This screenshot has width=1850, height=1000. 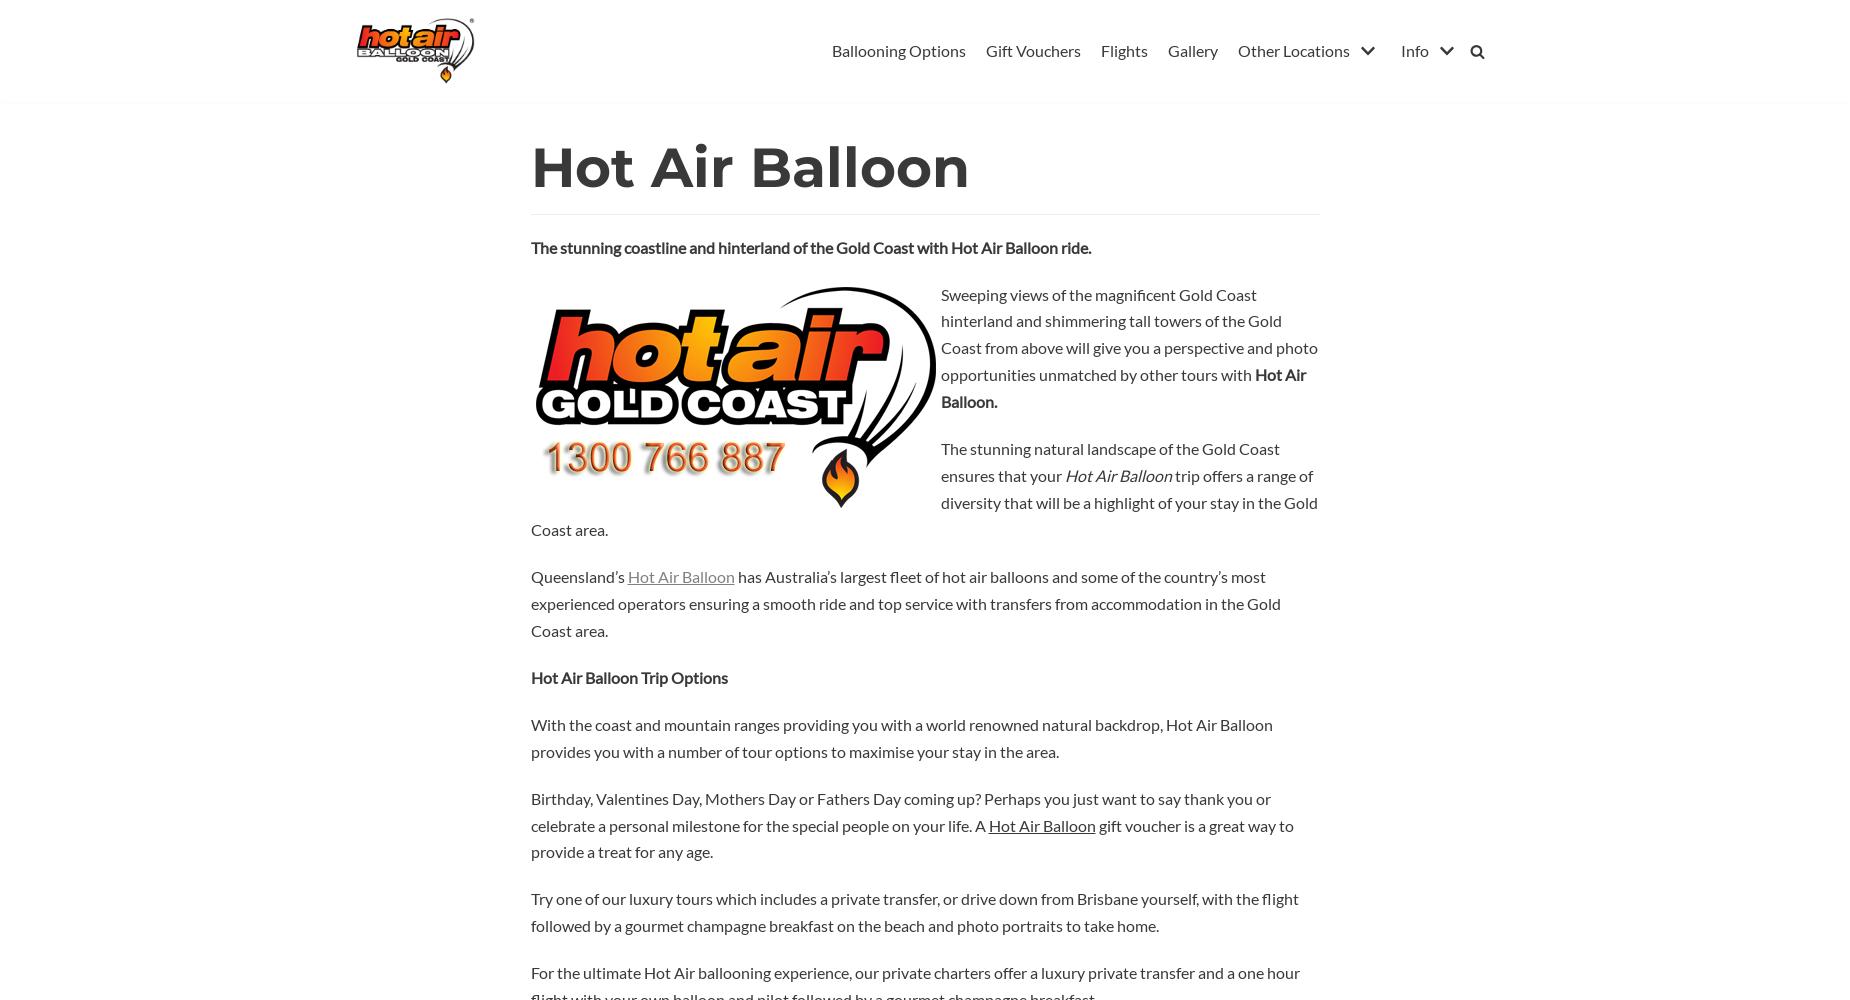 What do you see at coordinates (1274, 92) in the screenshot?
I see `'Brisbane'` at bounding box center [1274, 92].